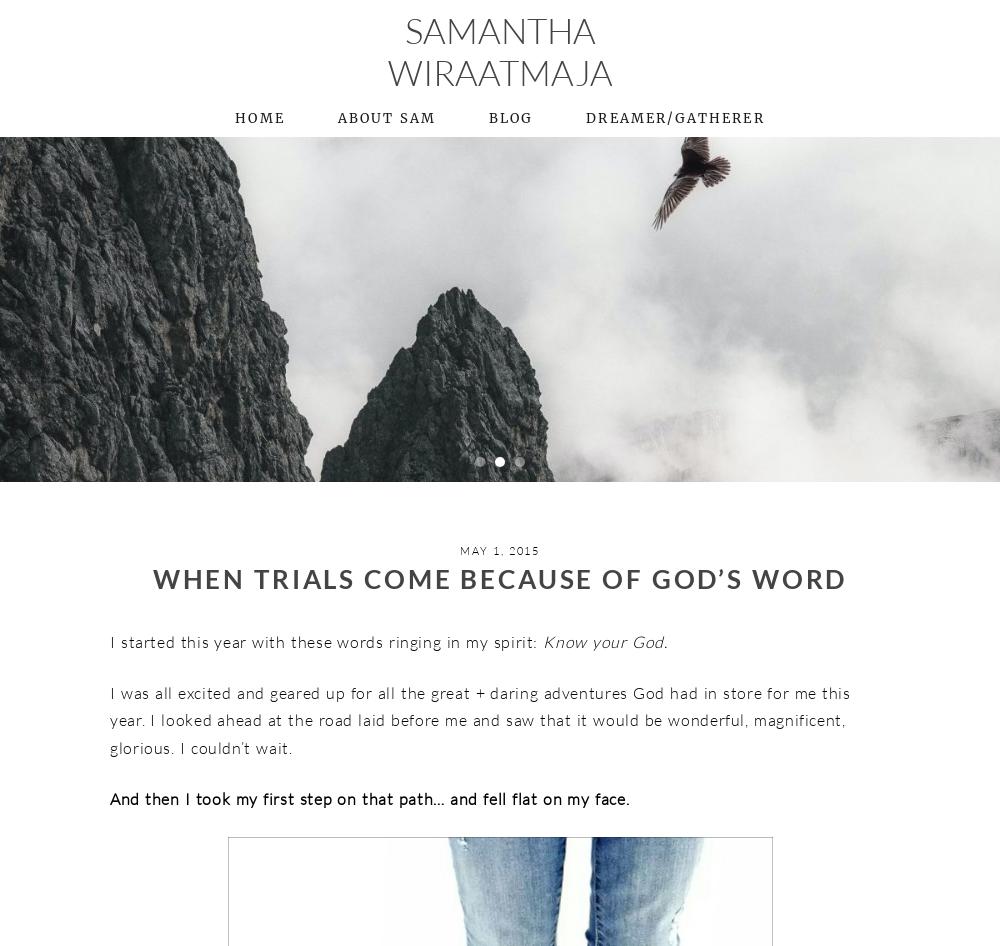 The width and height of the screenshot is (1000, 946). Describe the element at coordinates (498, 577) in the screenshot. I see `'When Trials Come Because of God’s Word'` at that location.